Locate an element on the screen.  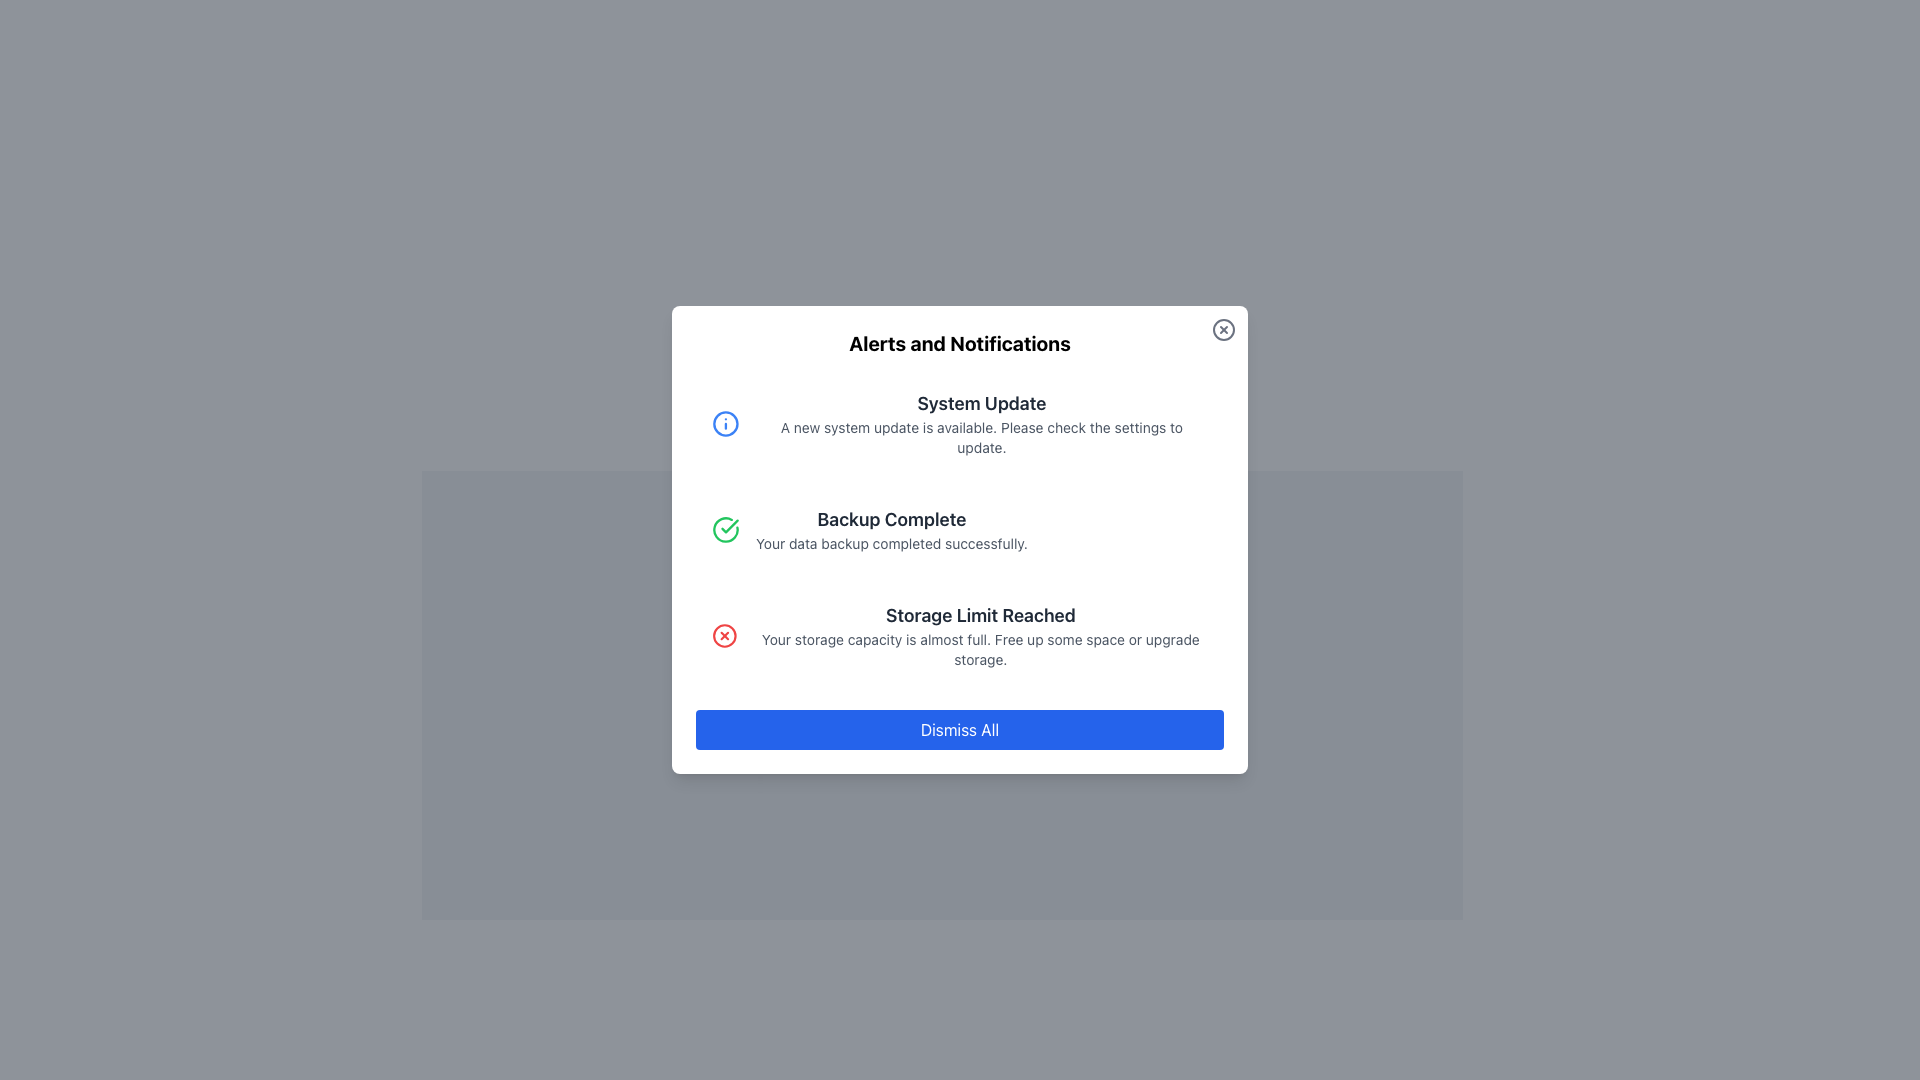
the third notification alert in the 'Alerts and Notifications' modal dialog box, which informs the user that their storage capacity is almost full is located at coordinates (960, 636).